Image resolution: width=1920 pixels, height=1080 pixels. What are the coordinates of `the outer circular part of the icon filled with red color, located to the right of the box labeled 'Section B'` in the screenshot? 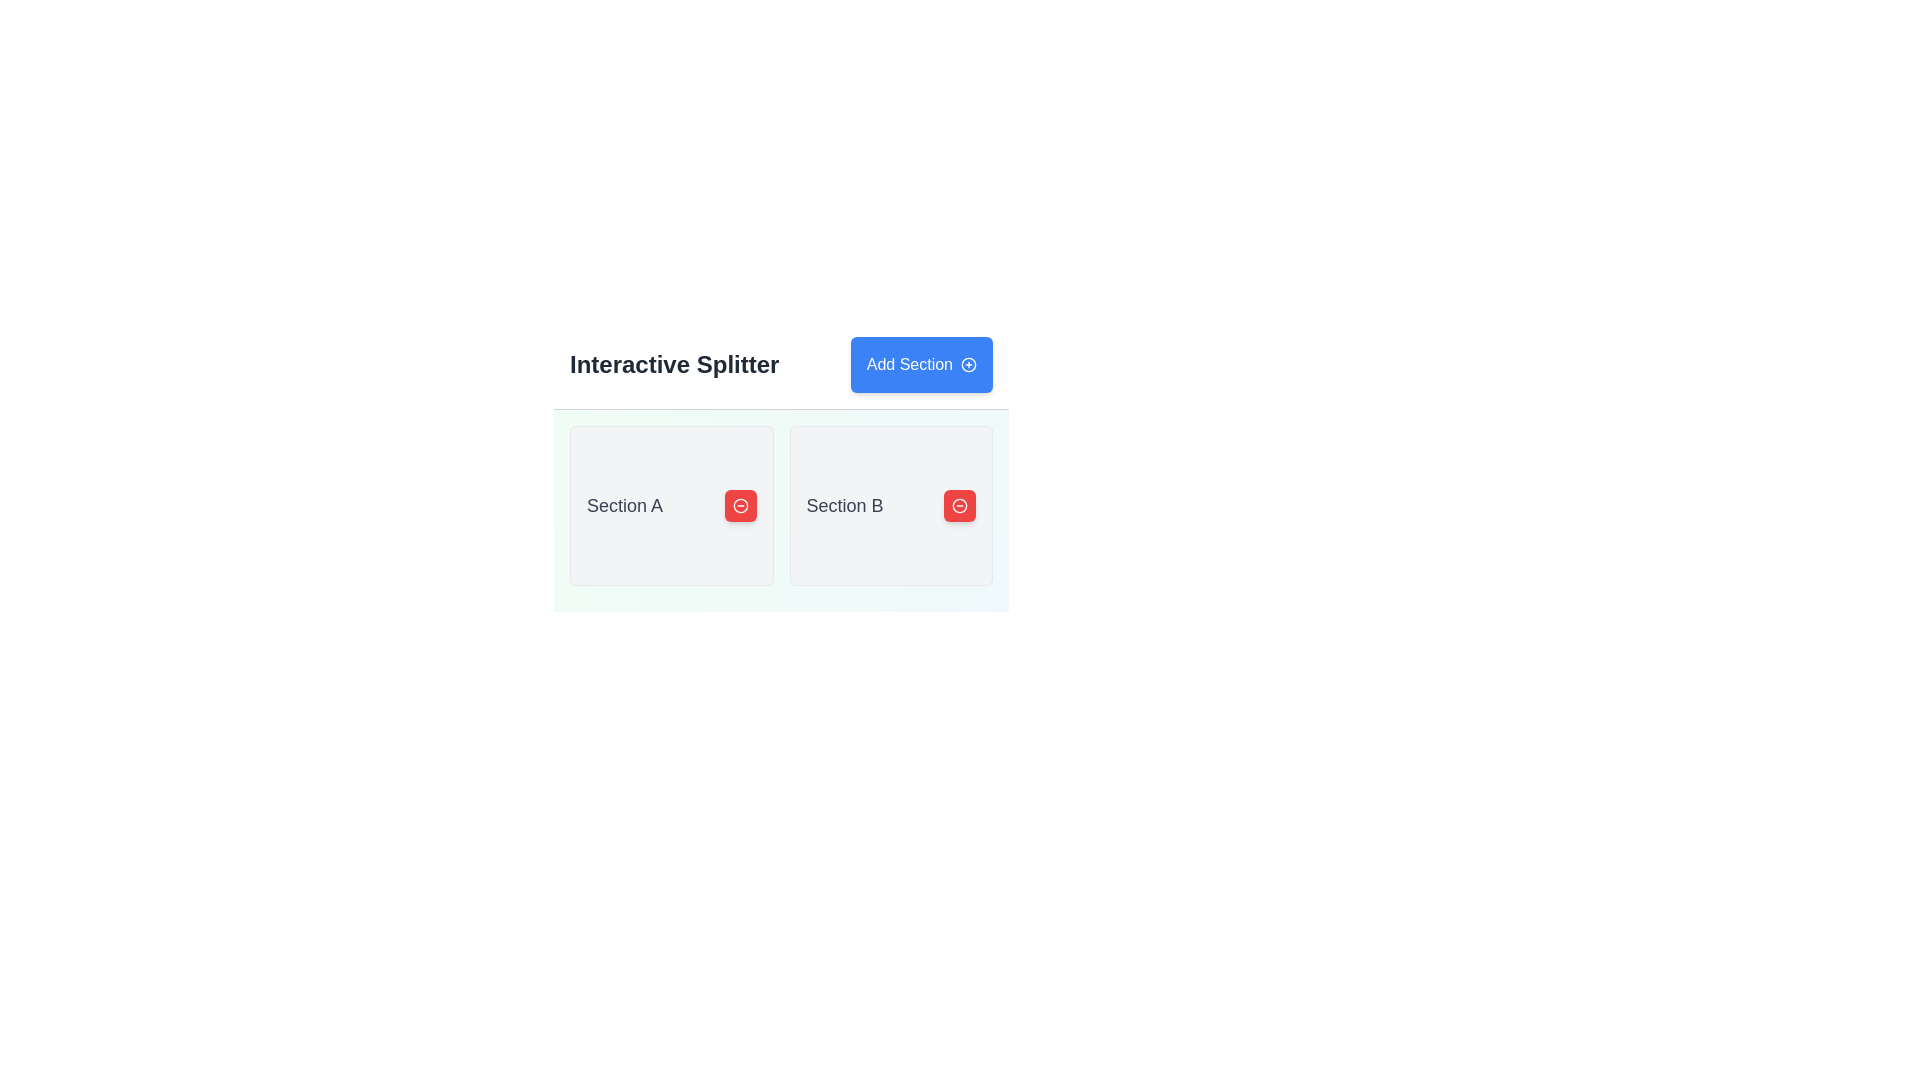 It's located at (739, 504).